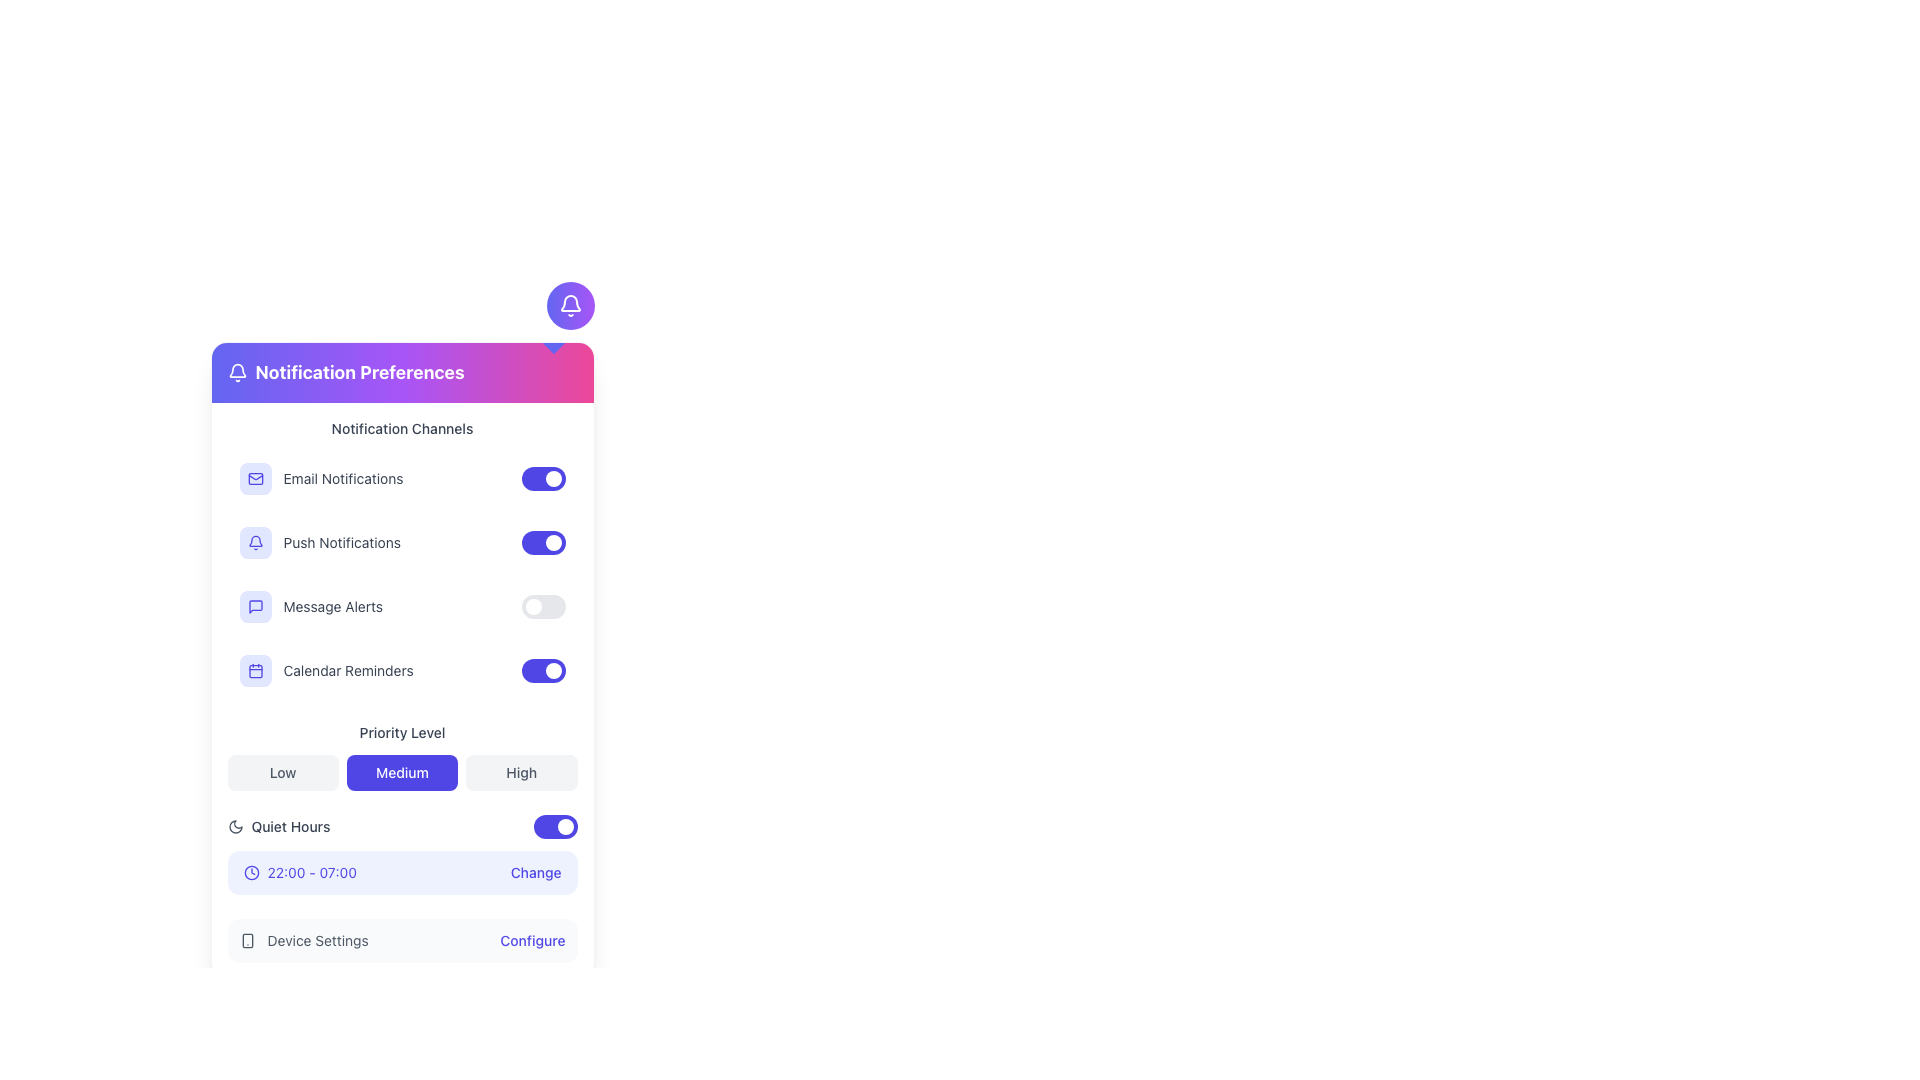 The height and width of the screenshot is (1080, 1920). I want to click on the toggle switch knob for 'Message Alerts' located on the left inside the toggle switch in the Notification Preferences section, so click(533, 605).